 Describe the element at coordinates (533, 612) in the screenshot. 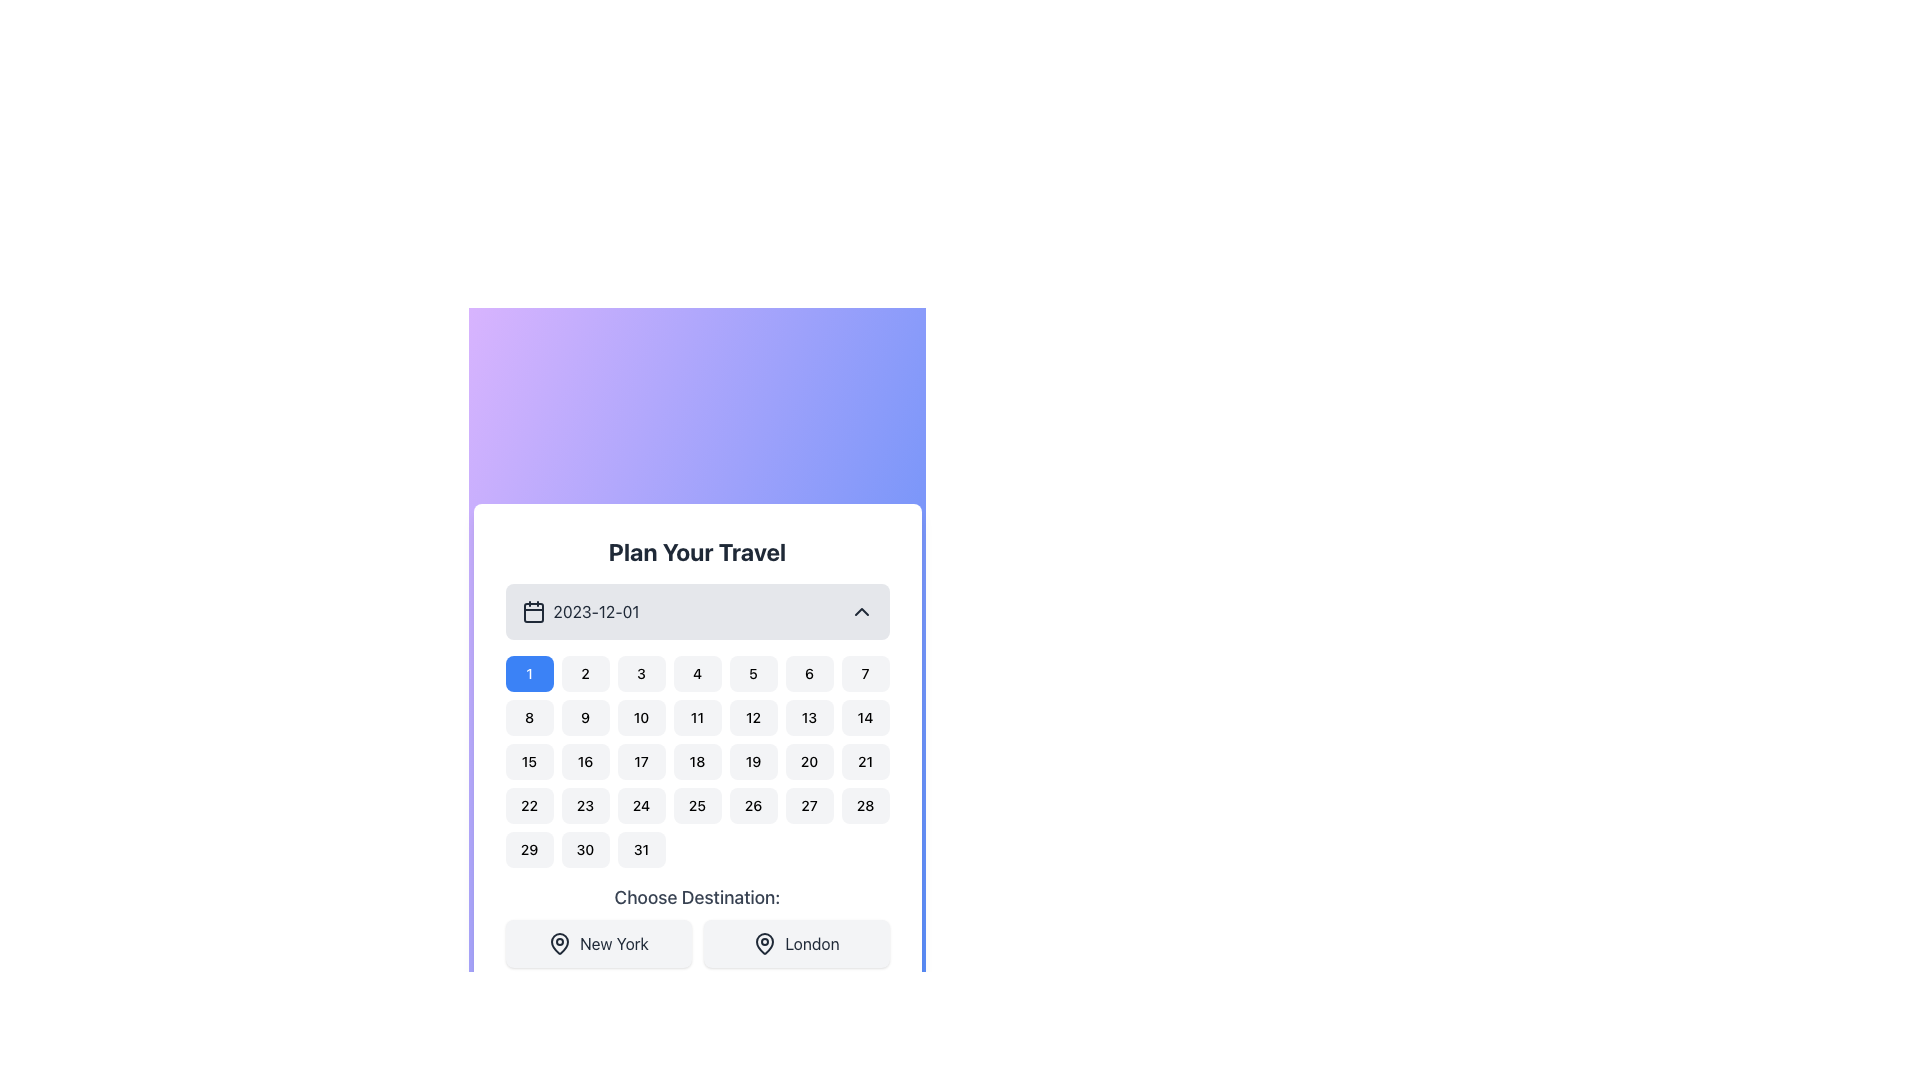

I see `the main body of the calendar icon represented by the SVG Rectangle, which is centrally located within the calendar icon` at that location.